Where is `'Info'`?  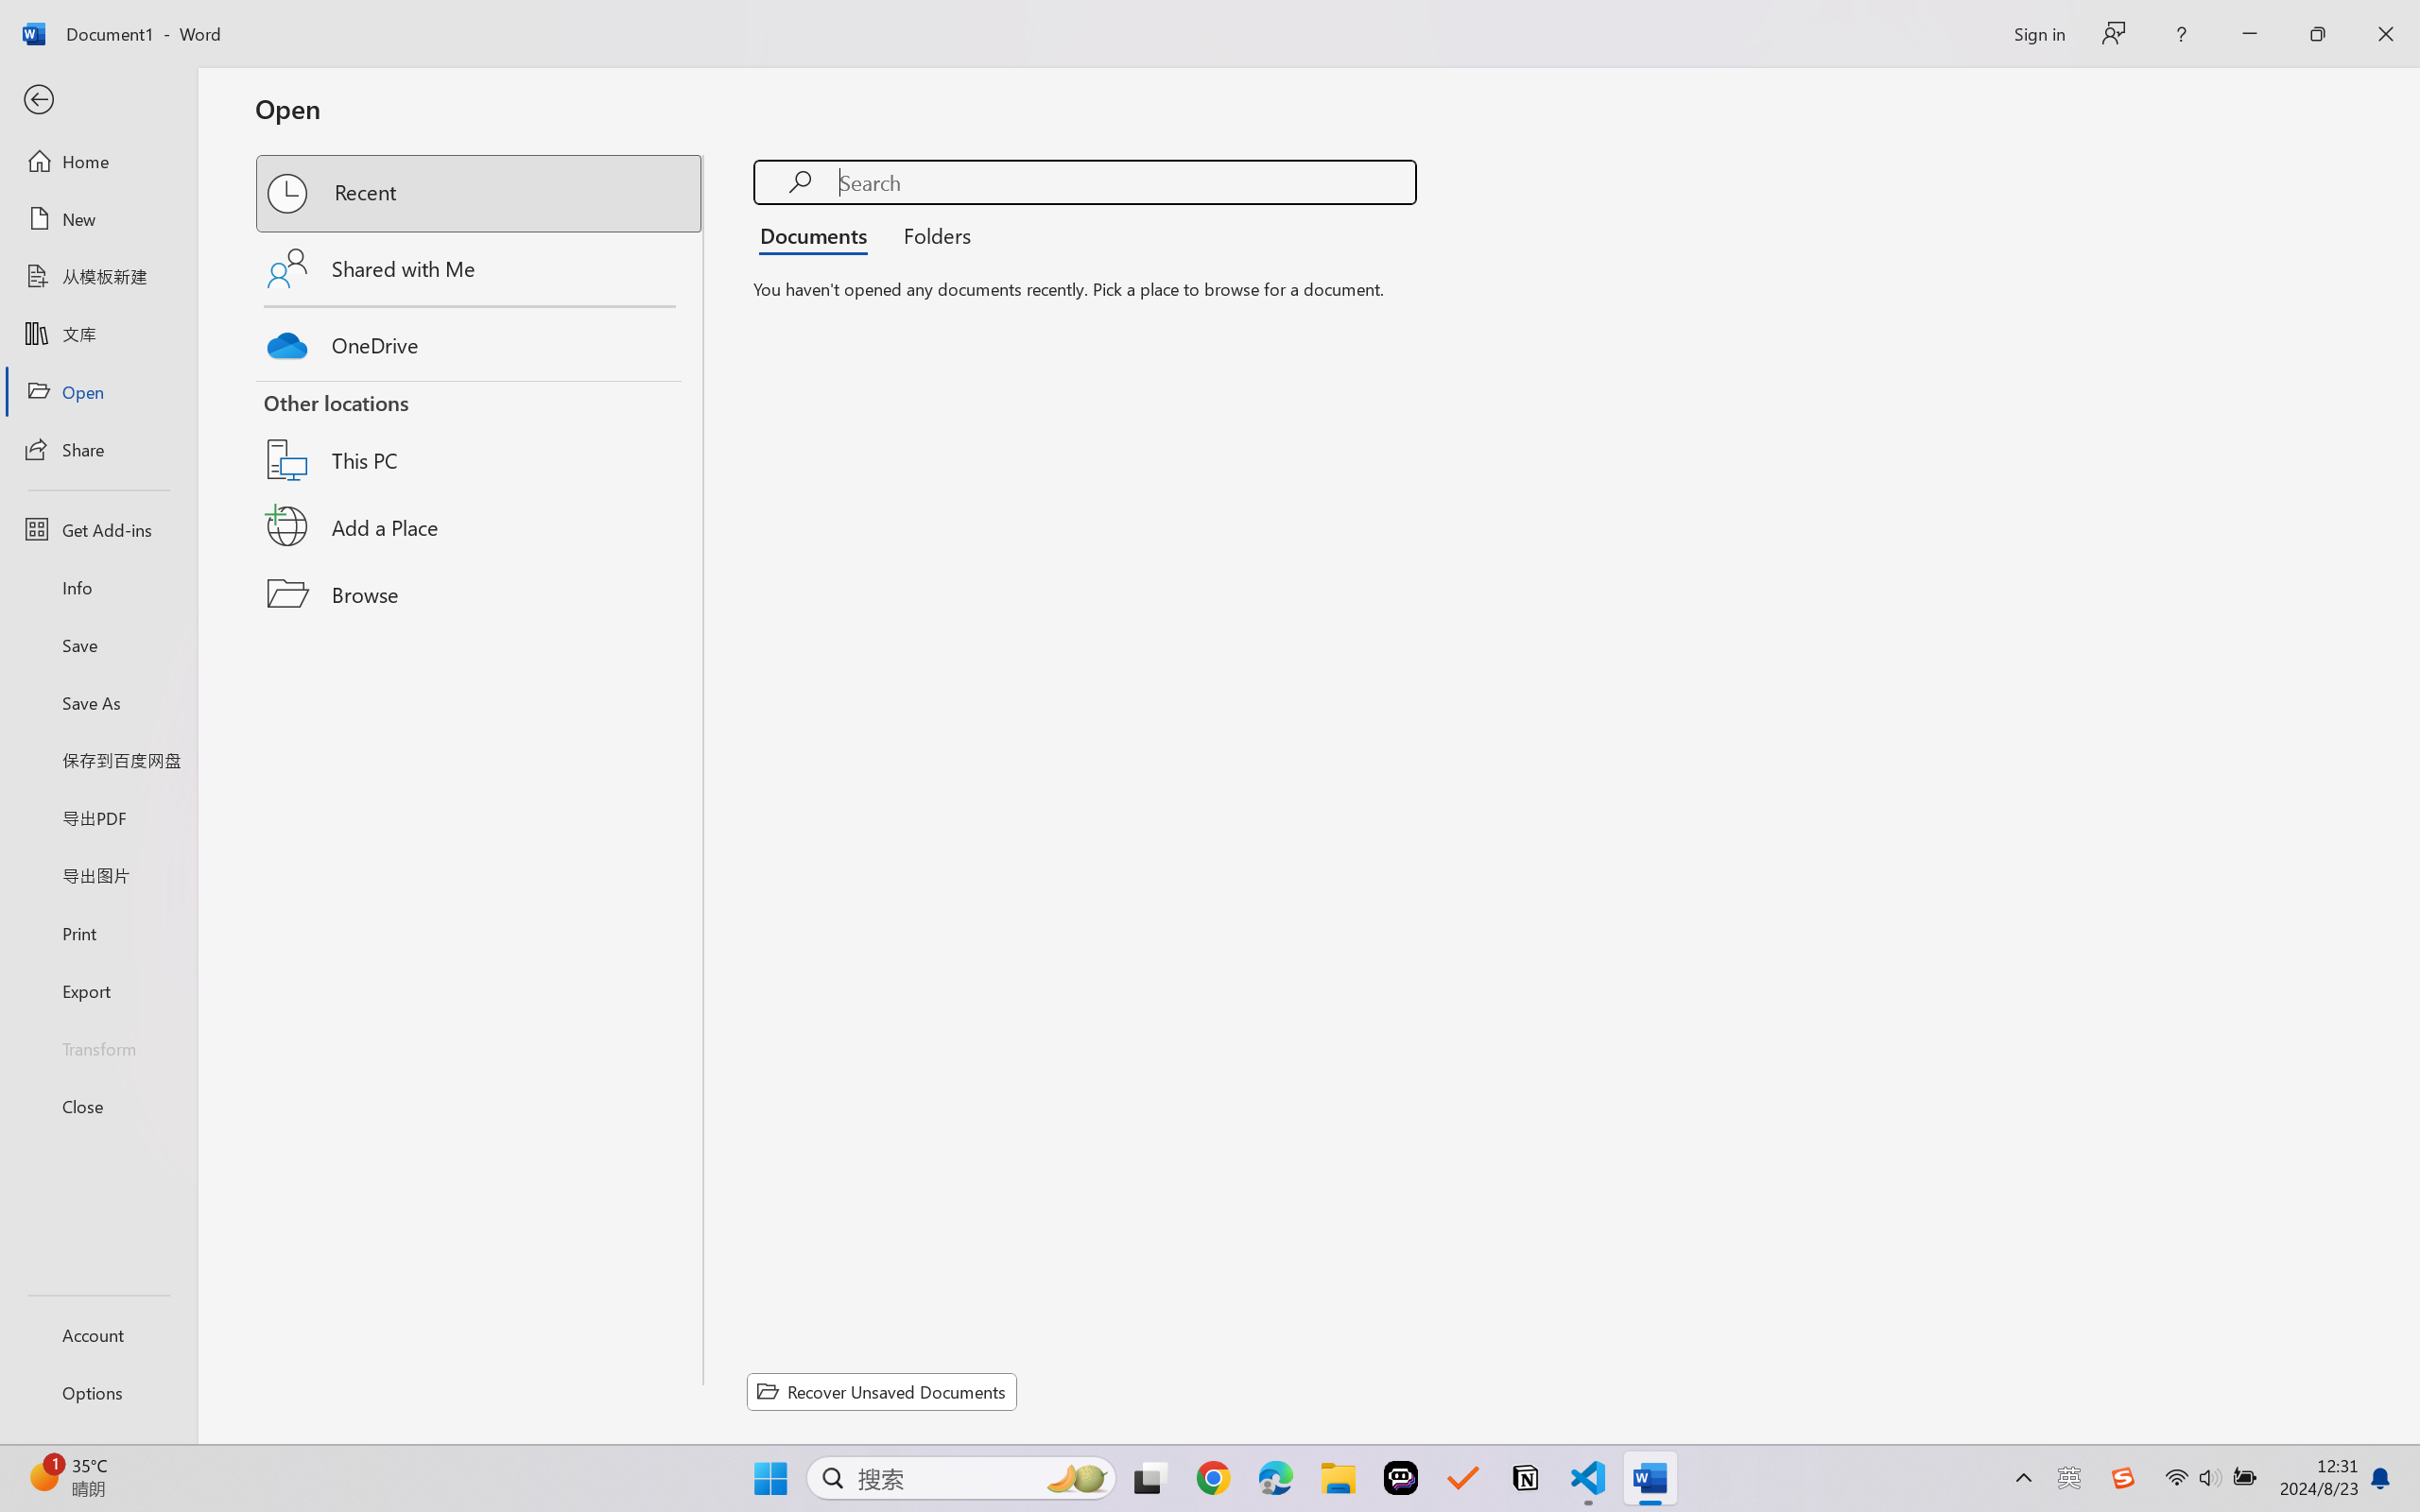 'Info' is located at coordinates (97, 586).